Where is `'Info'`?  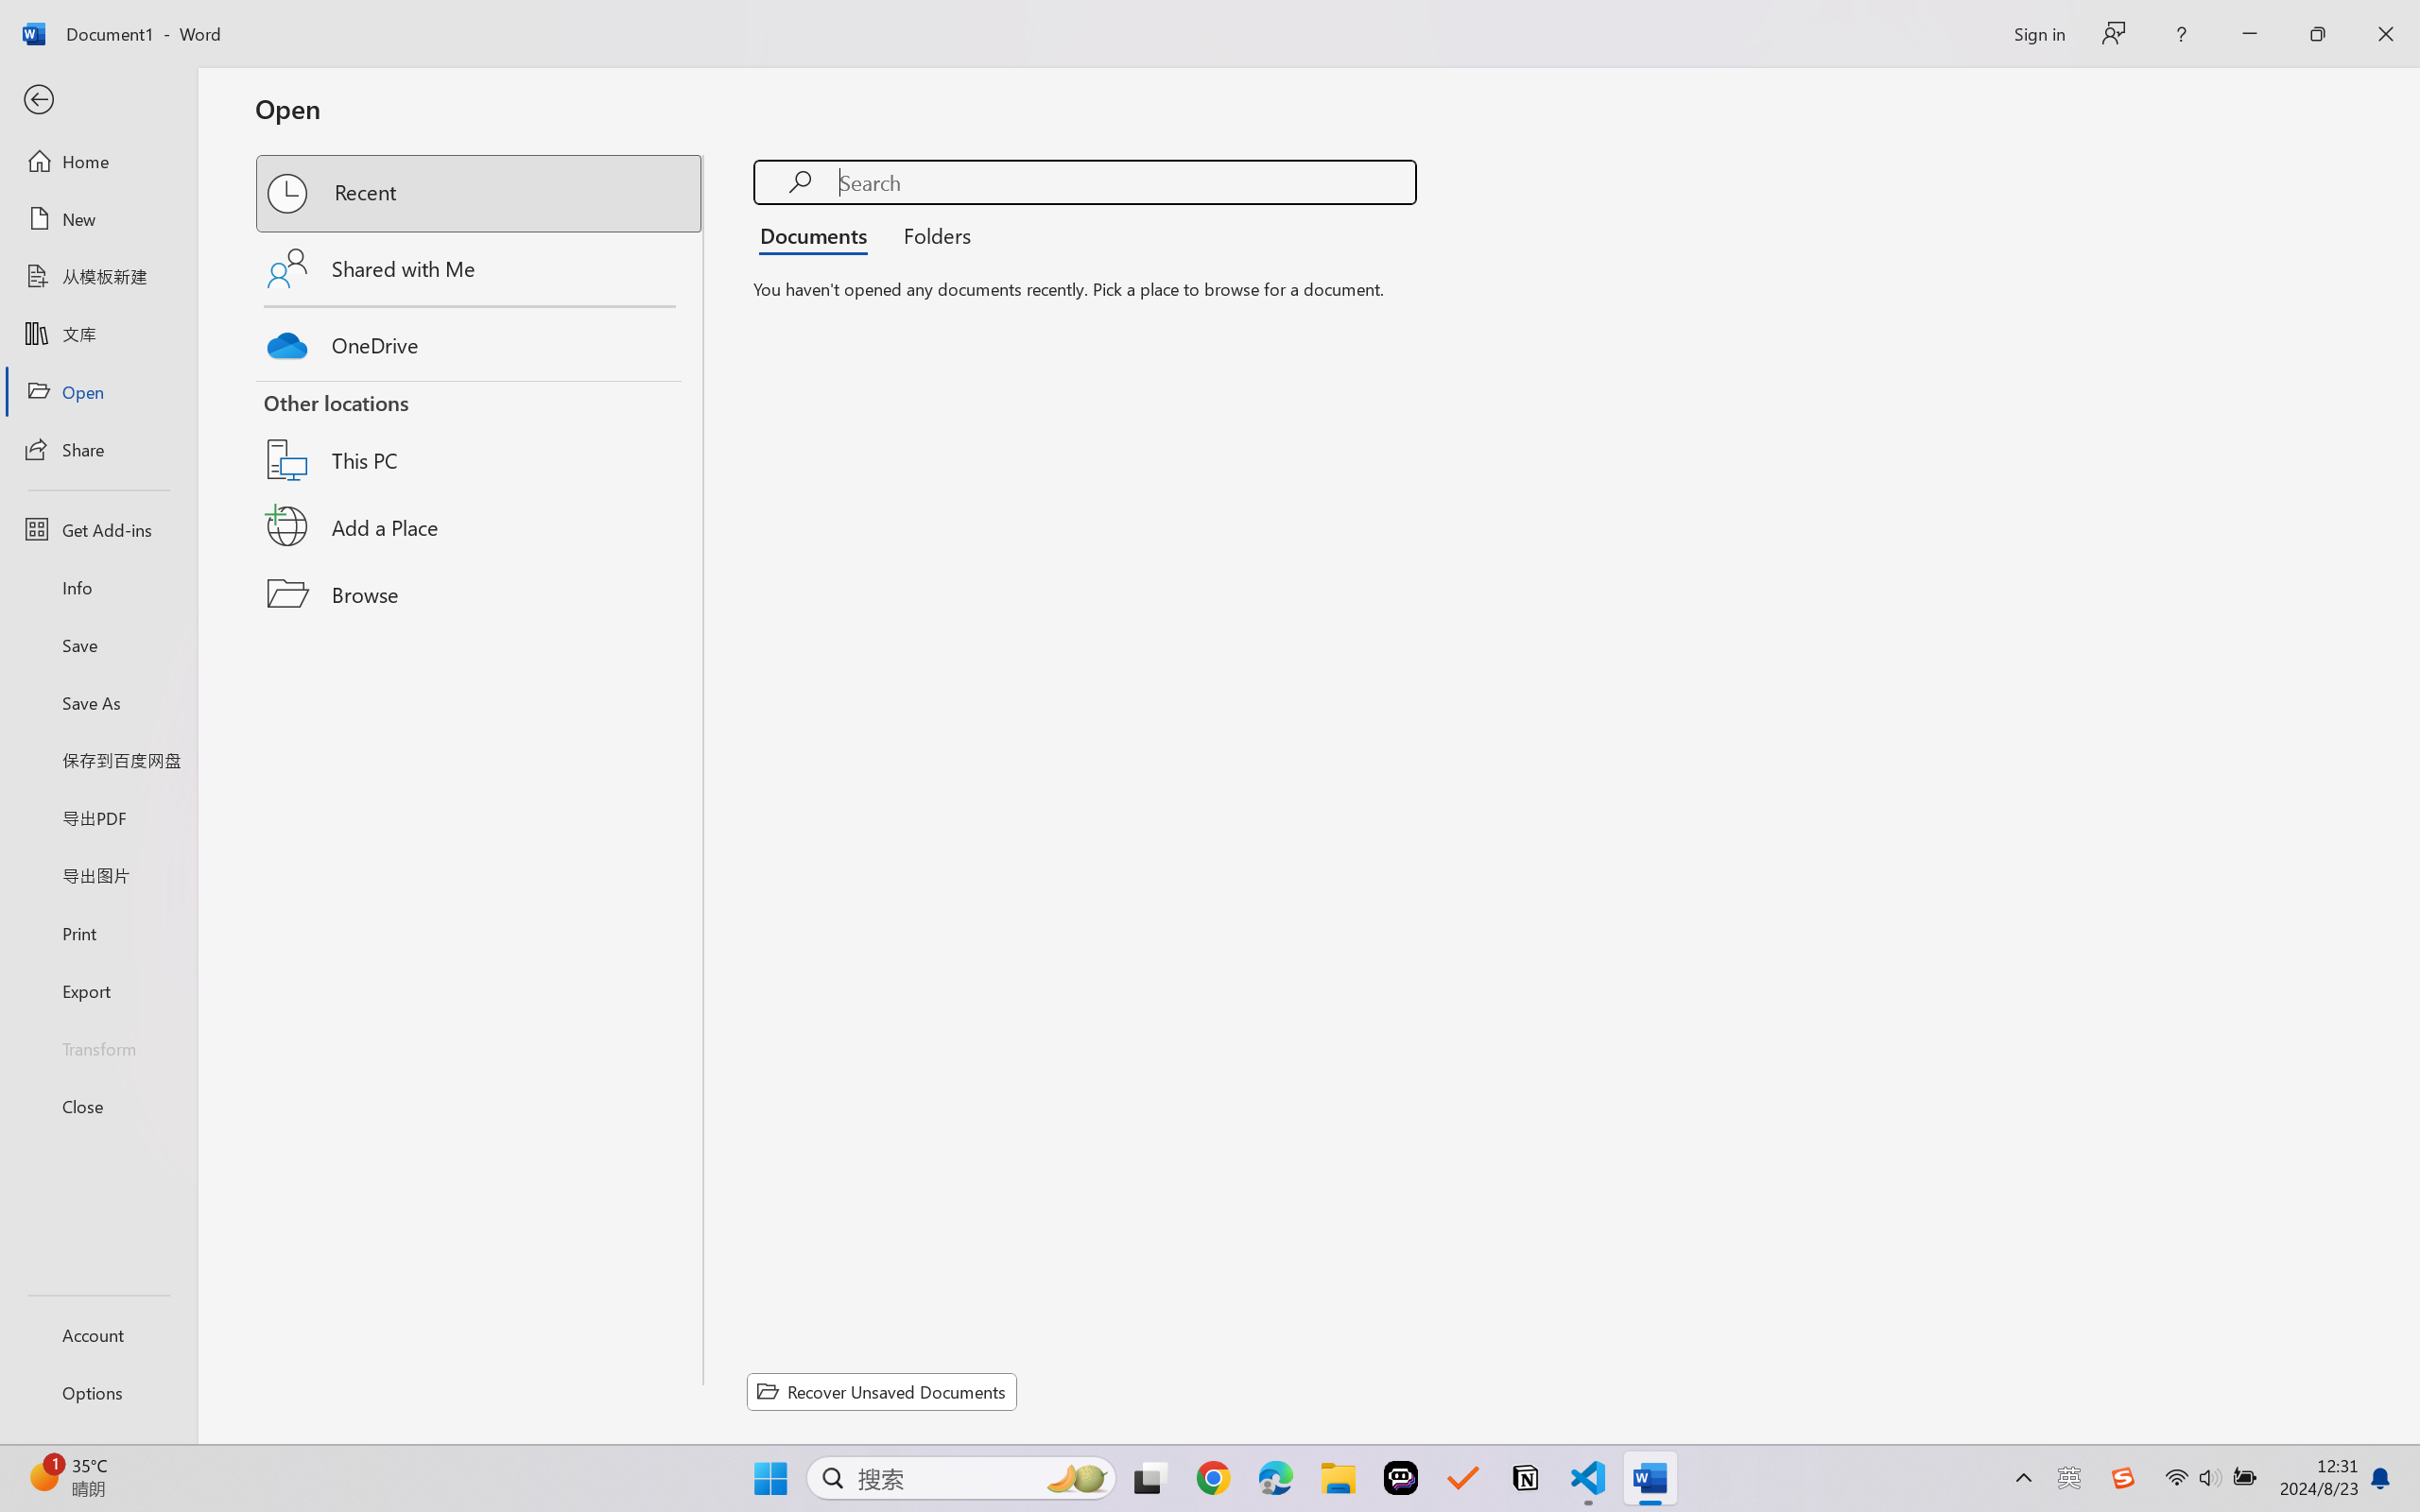 'Info' is located at coordinates (97, 586).